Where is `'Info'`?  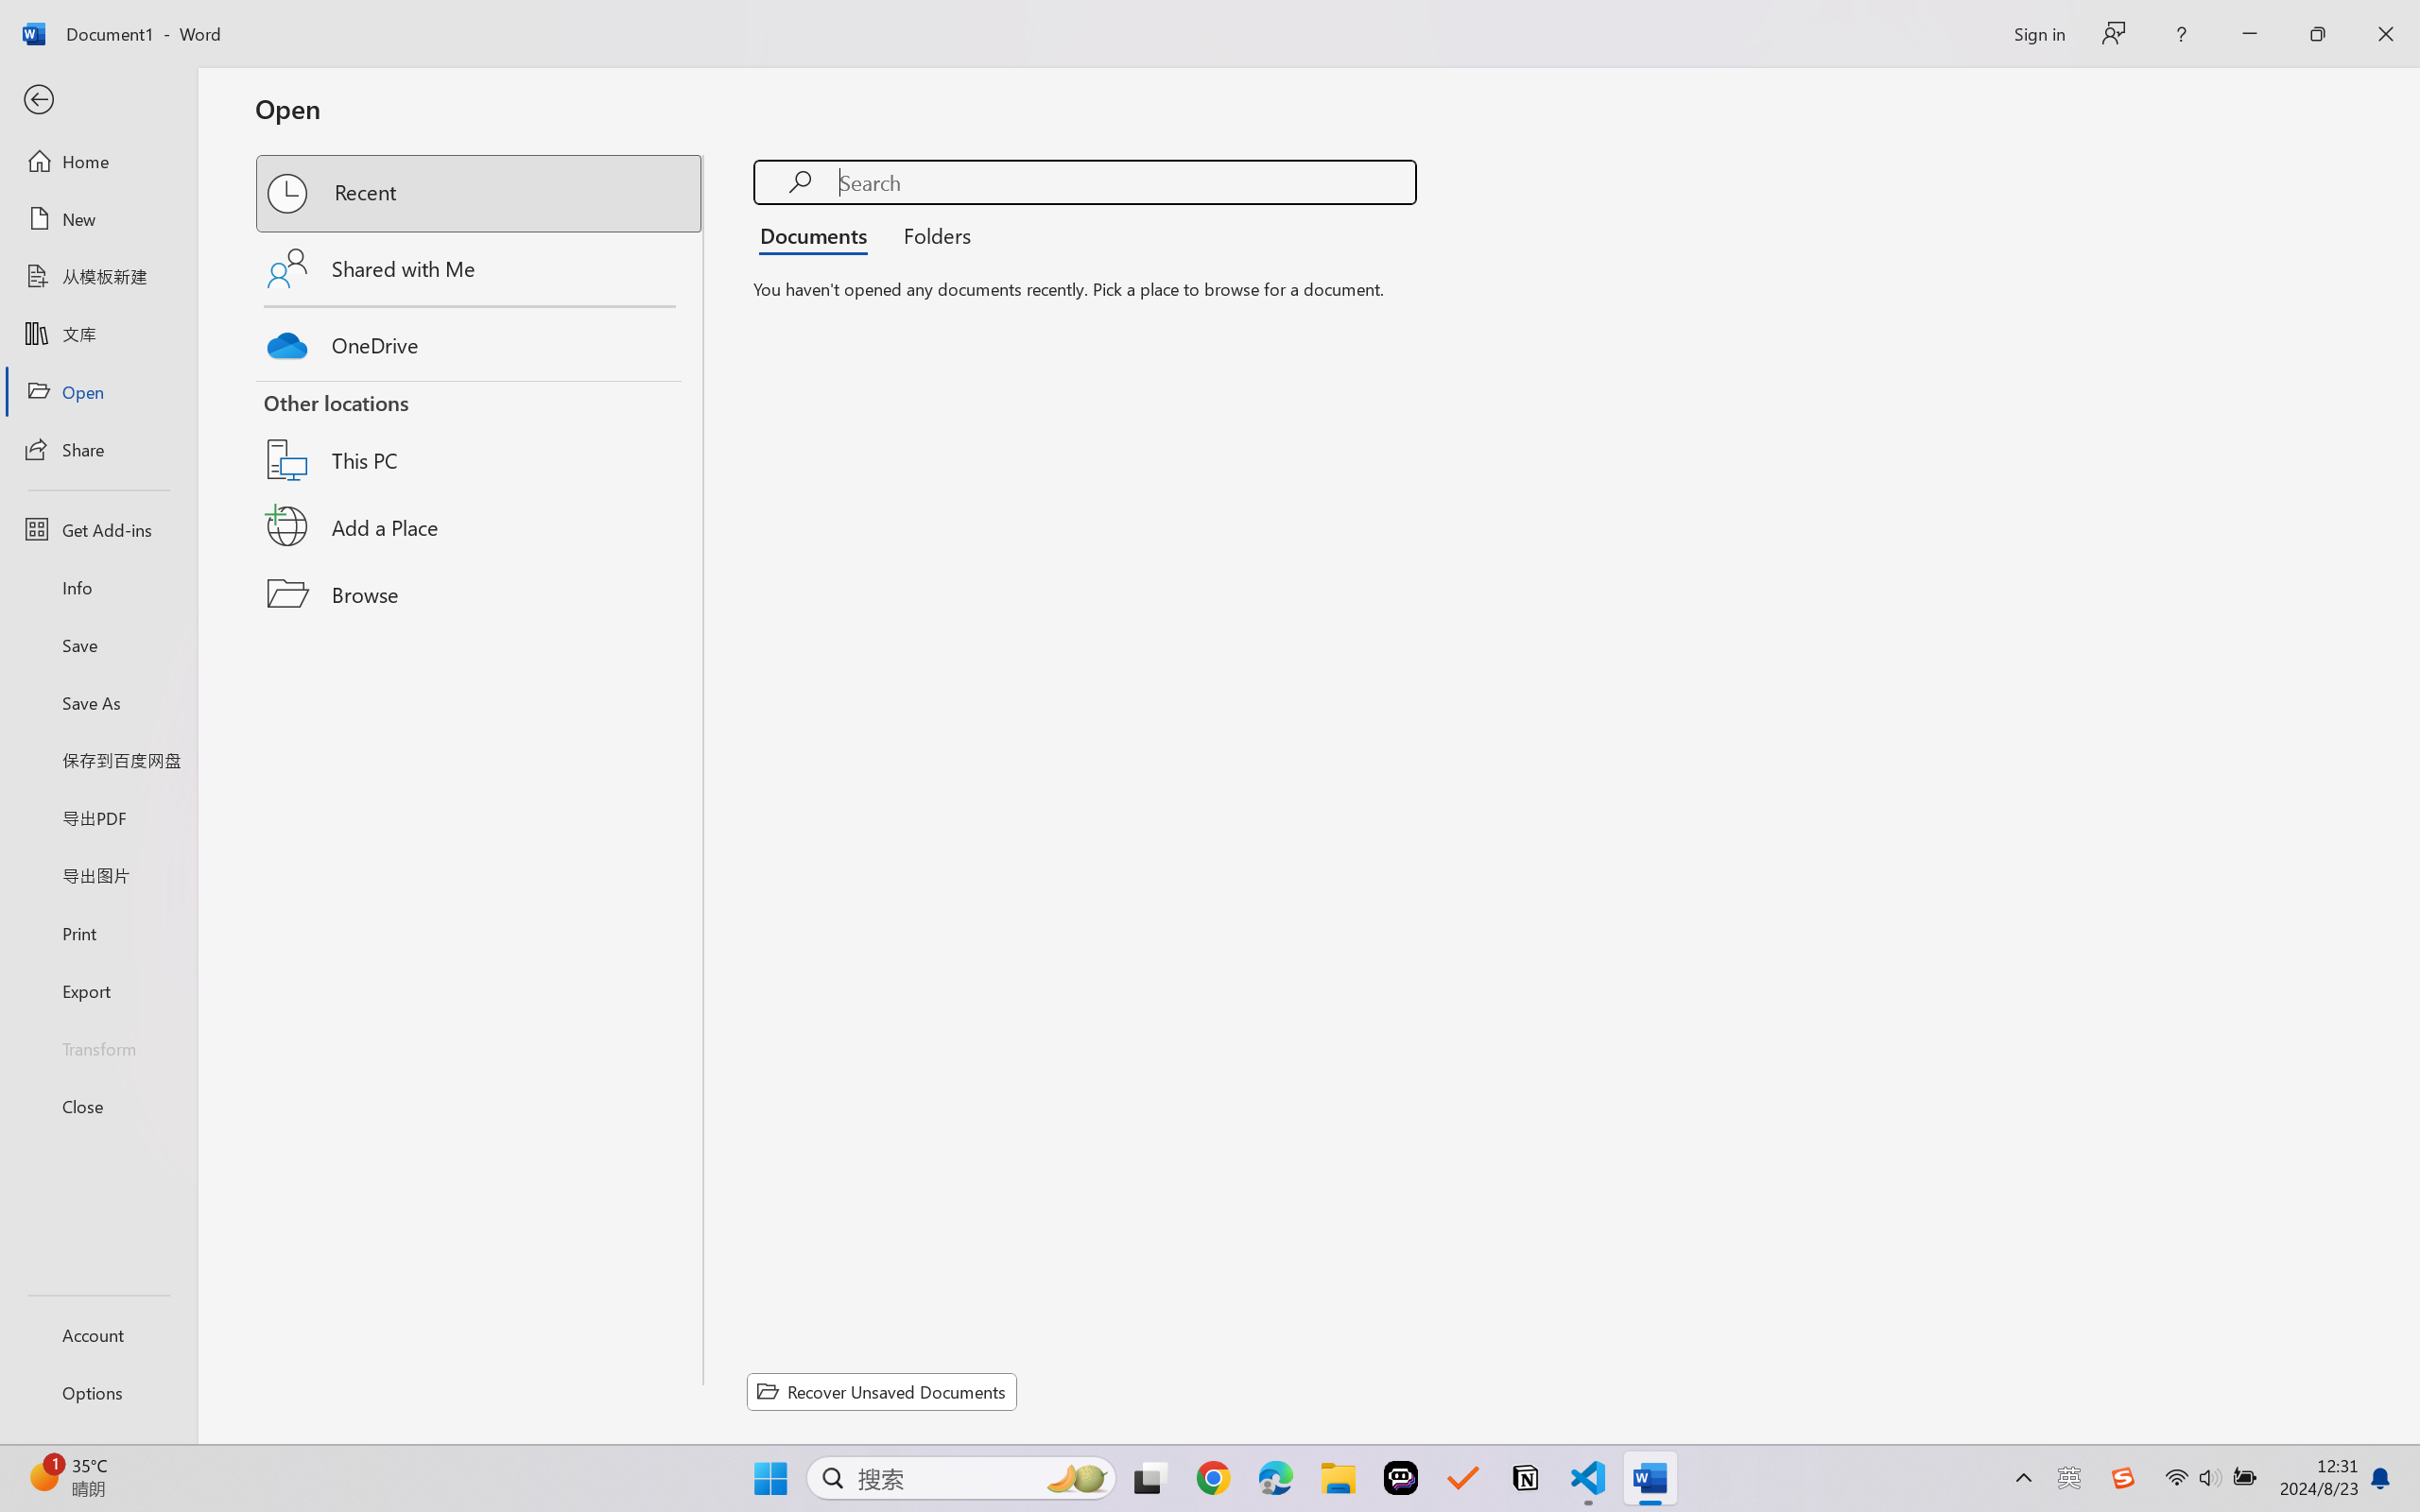 'Info' is located at coordinates (97, 586).